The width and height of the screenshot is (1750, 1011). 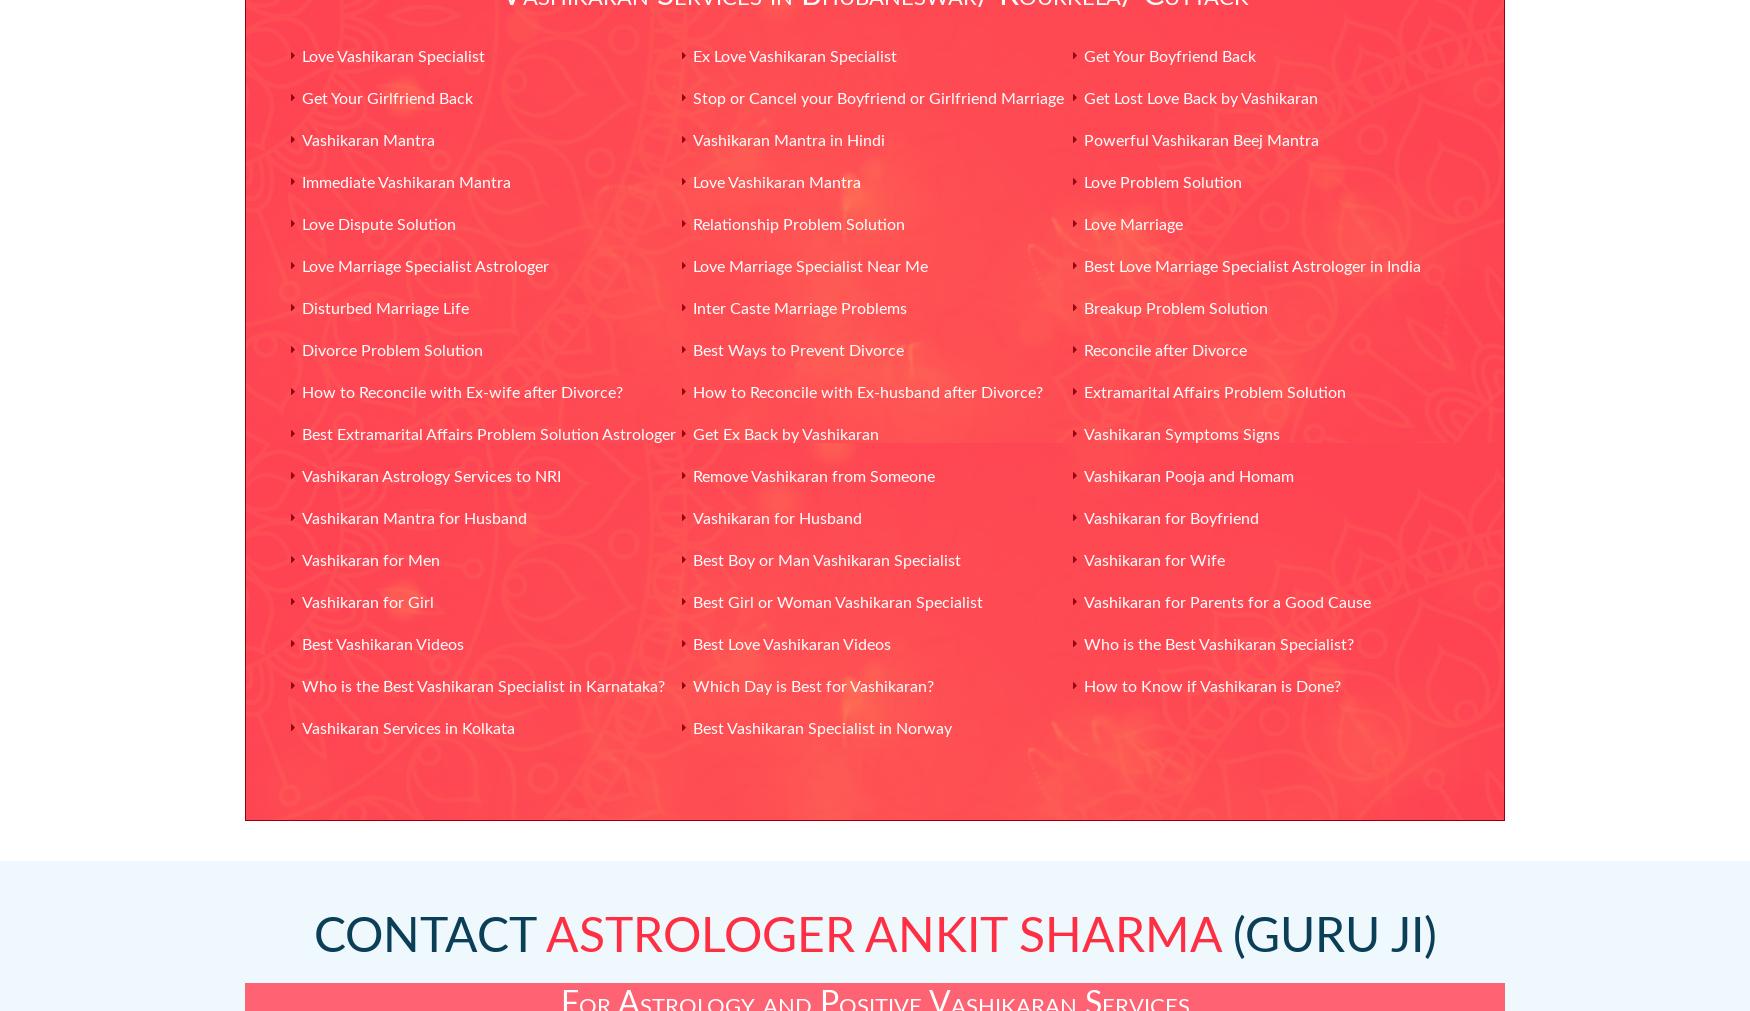 What do you see at coordinates (405, 182) in the screenshot?
I see `'Immediate Vashikaran Mantra'` at bounding box center [405, 182].